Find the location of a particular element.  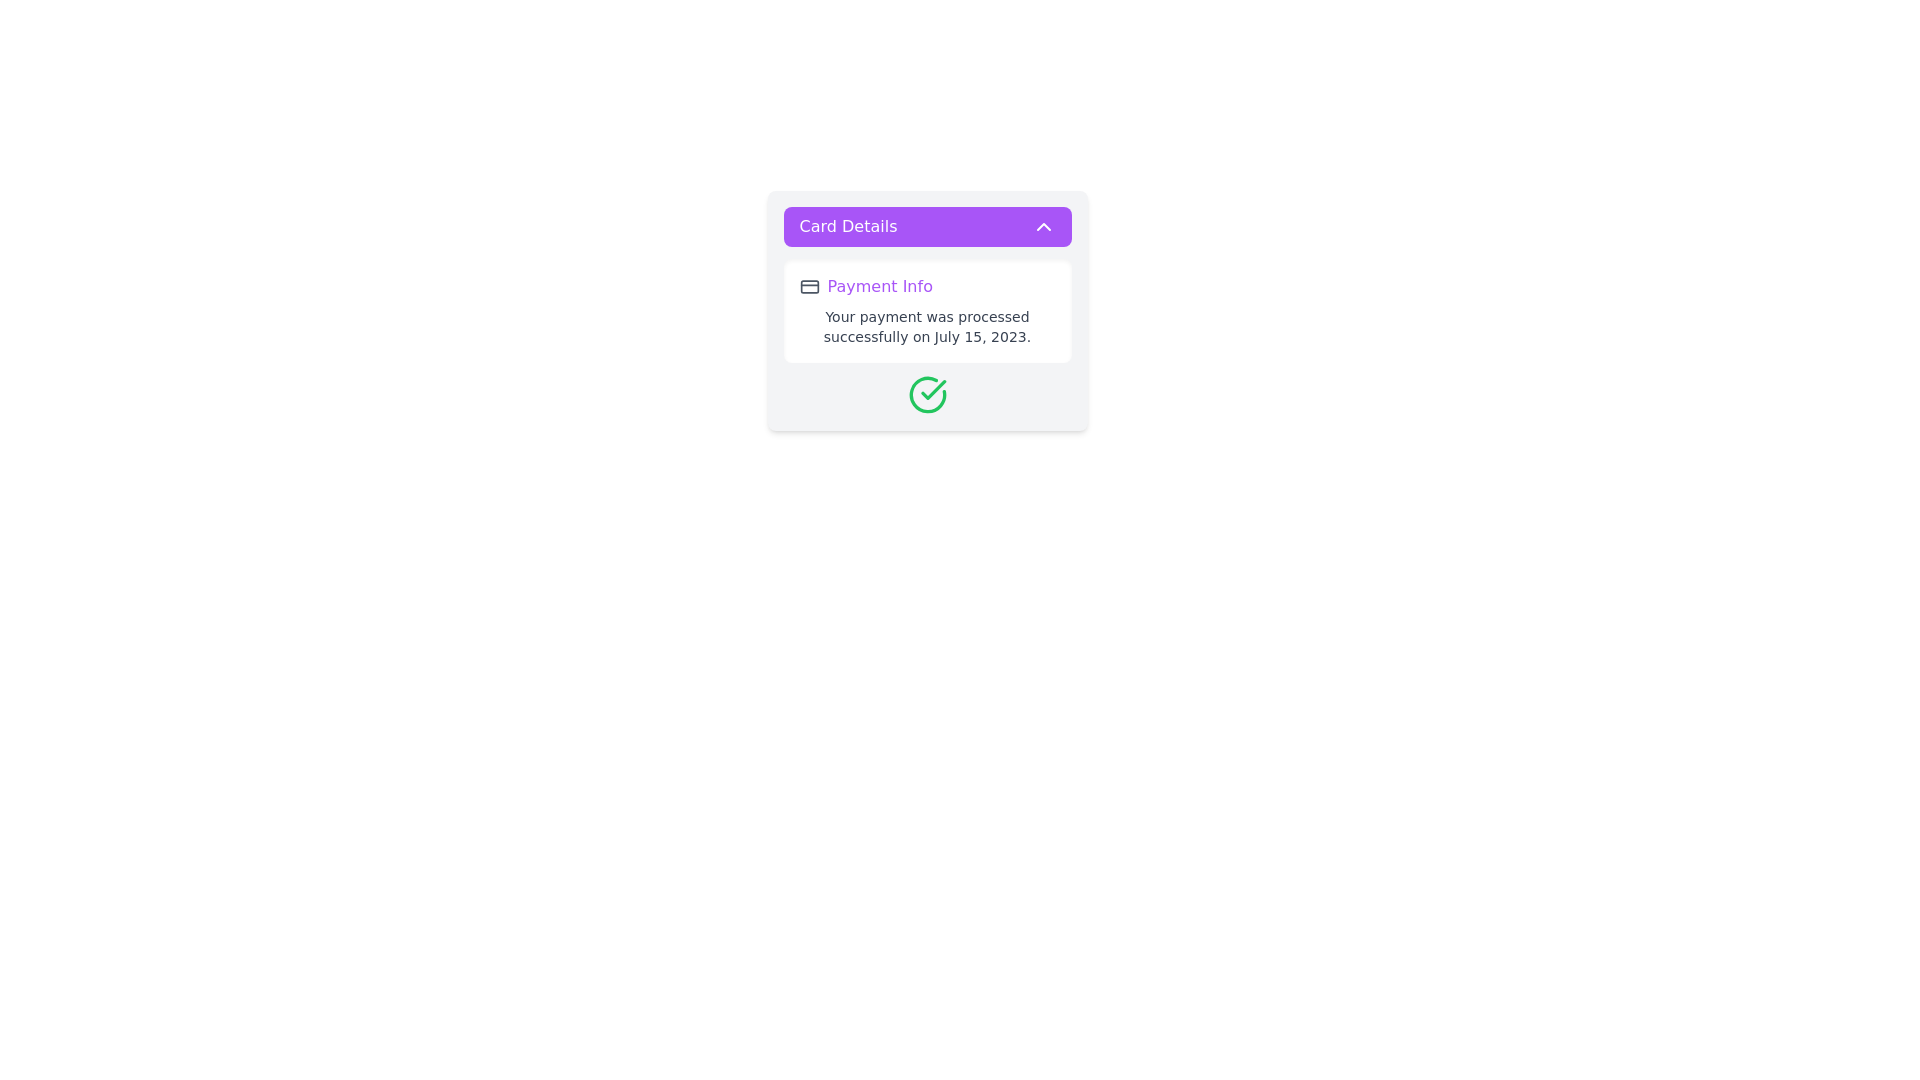

the payment confirmation icon that indicates successful completion of the payment process, located below the payment confirmation details text within a light gray card is located at coordinates (926, 394).